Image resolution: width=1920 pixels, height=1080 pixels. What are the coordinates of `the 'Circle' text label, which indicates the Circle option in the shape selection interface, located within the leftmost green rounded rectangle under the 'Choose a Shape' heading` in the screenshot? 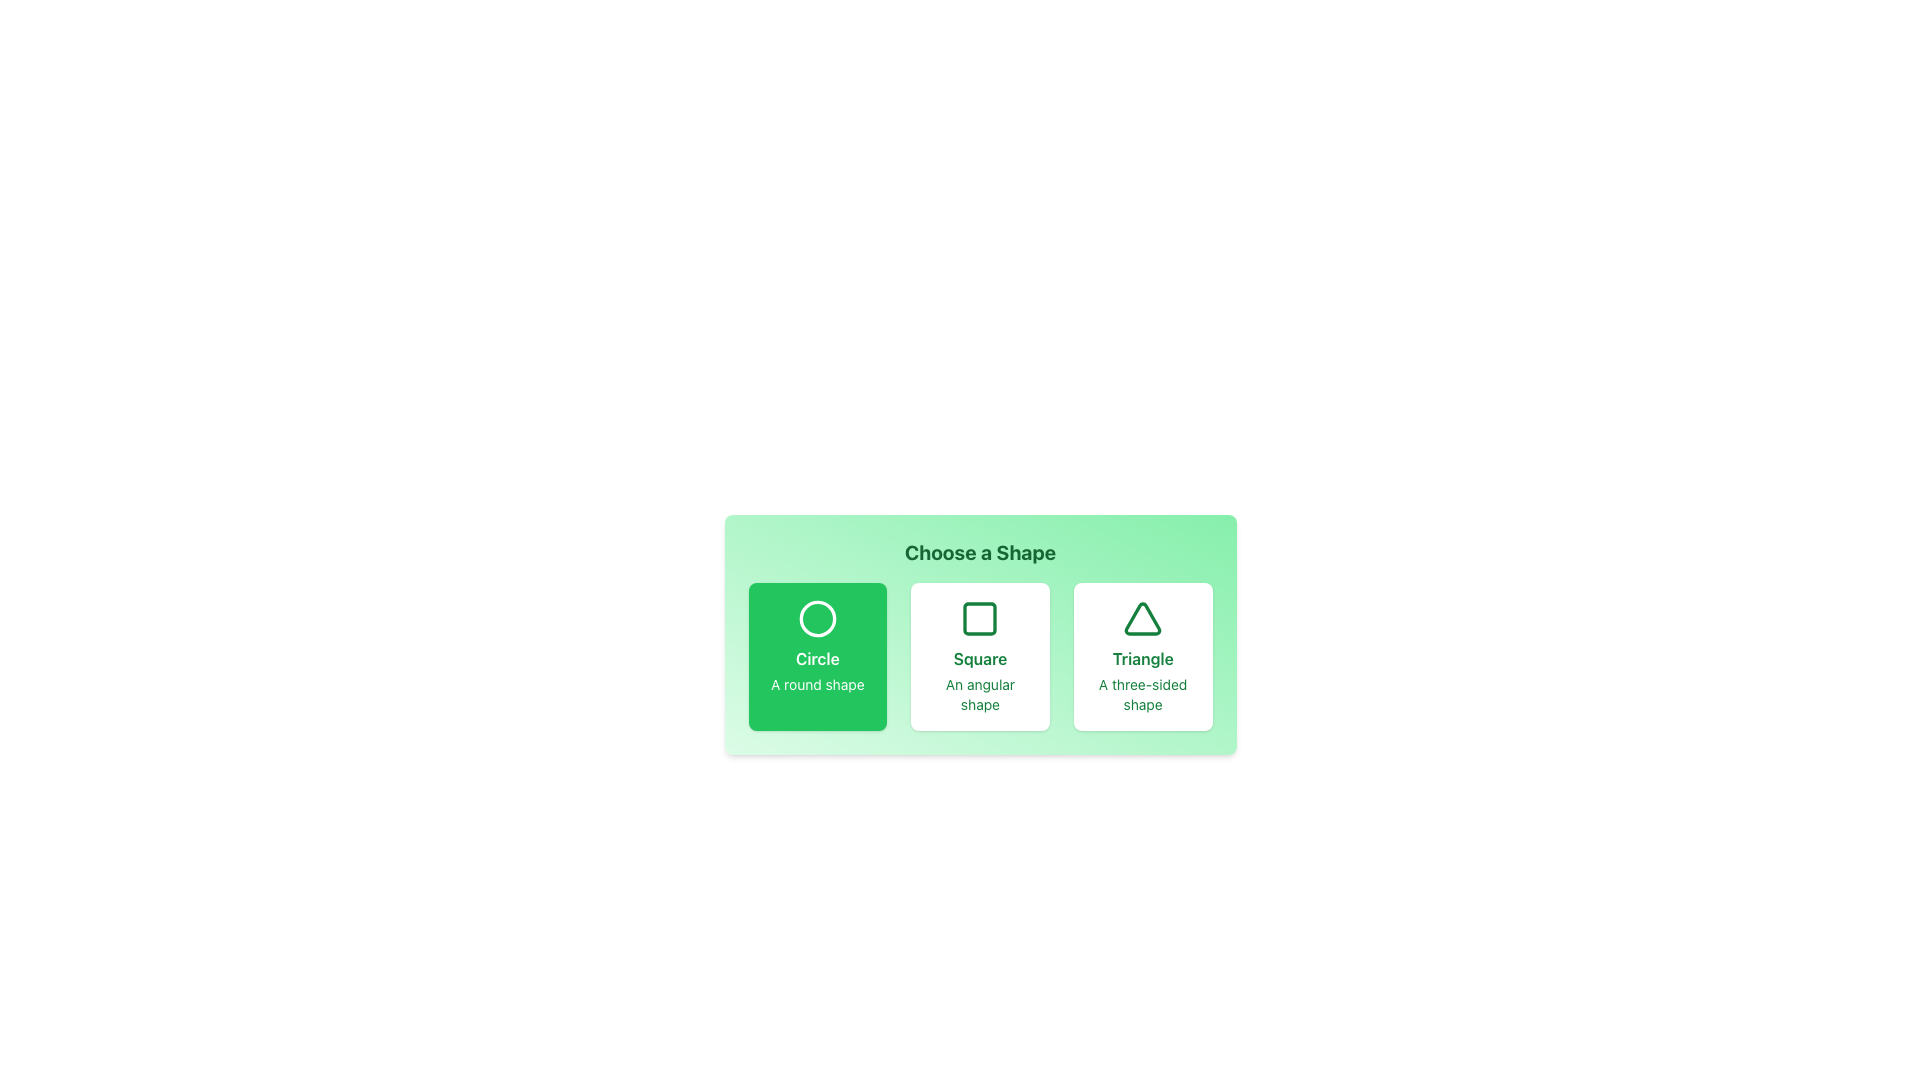 It's located at (817, 659).